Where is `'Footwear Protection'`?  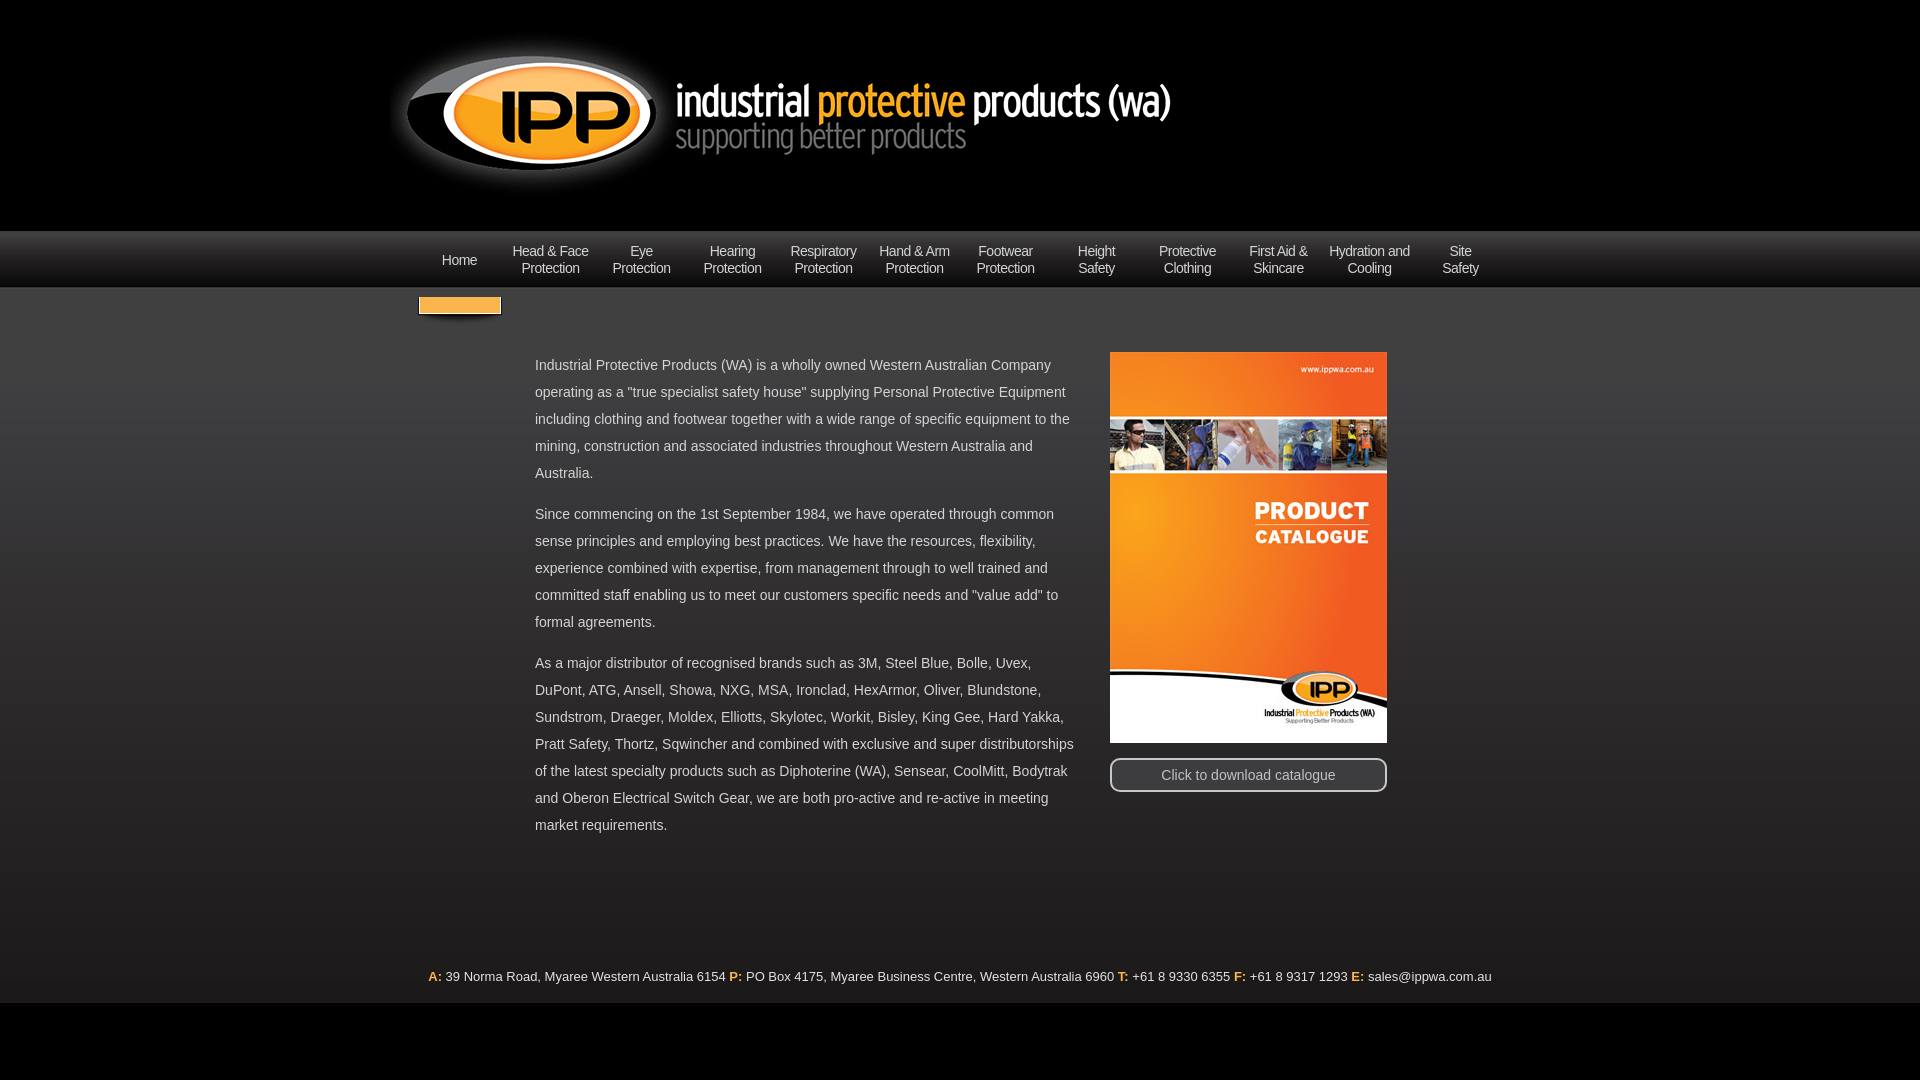 'Footwear Protection' is located at coordinates (960, 258).